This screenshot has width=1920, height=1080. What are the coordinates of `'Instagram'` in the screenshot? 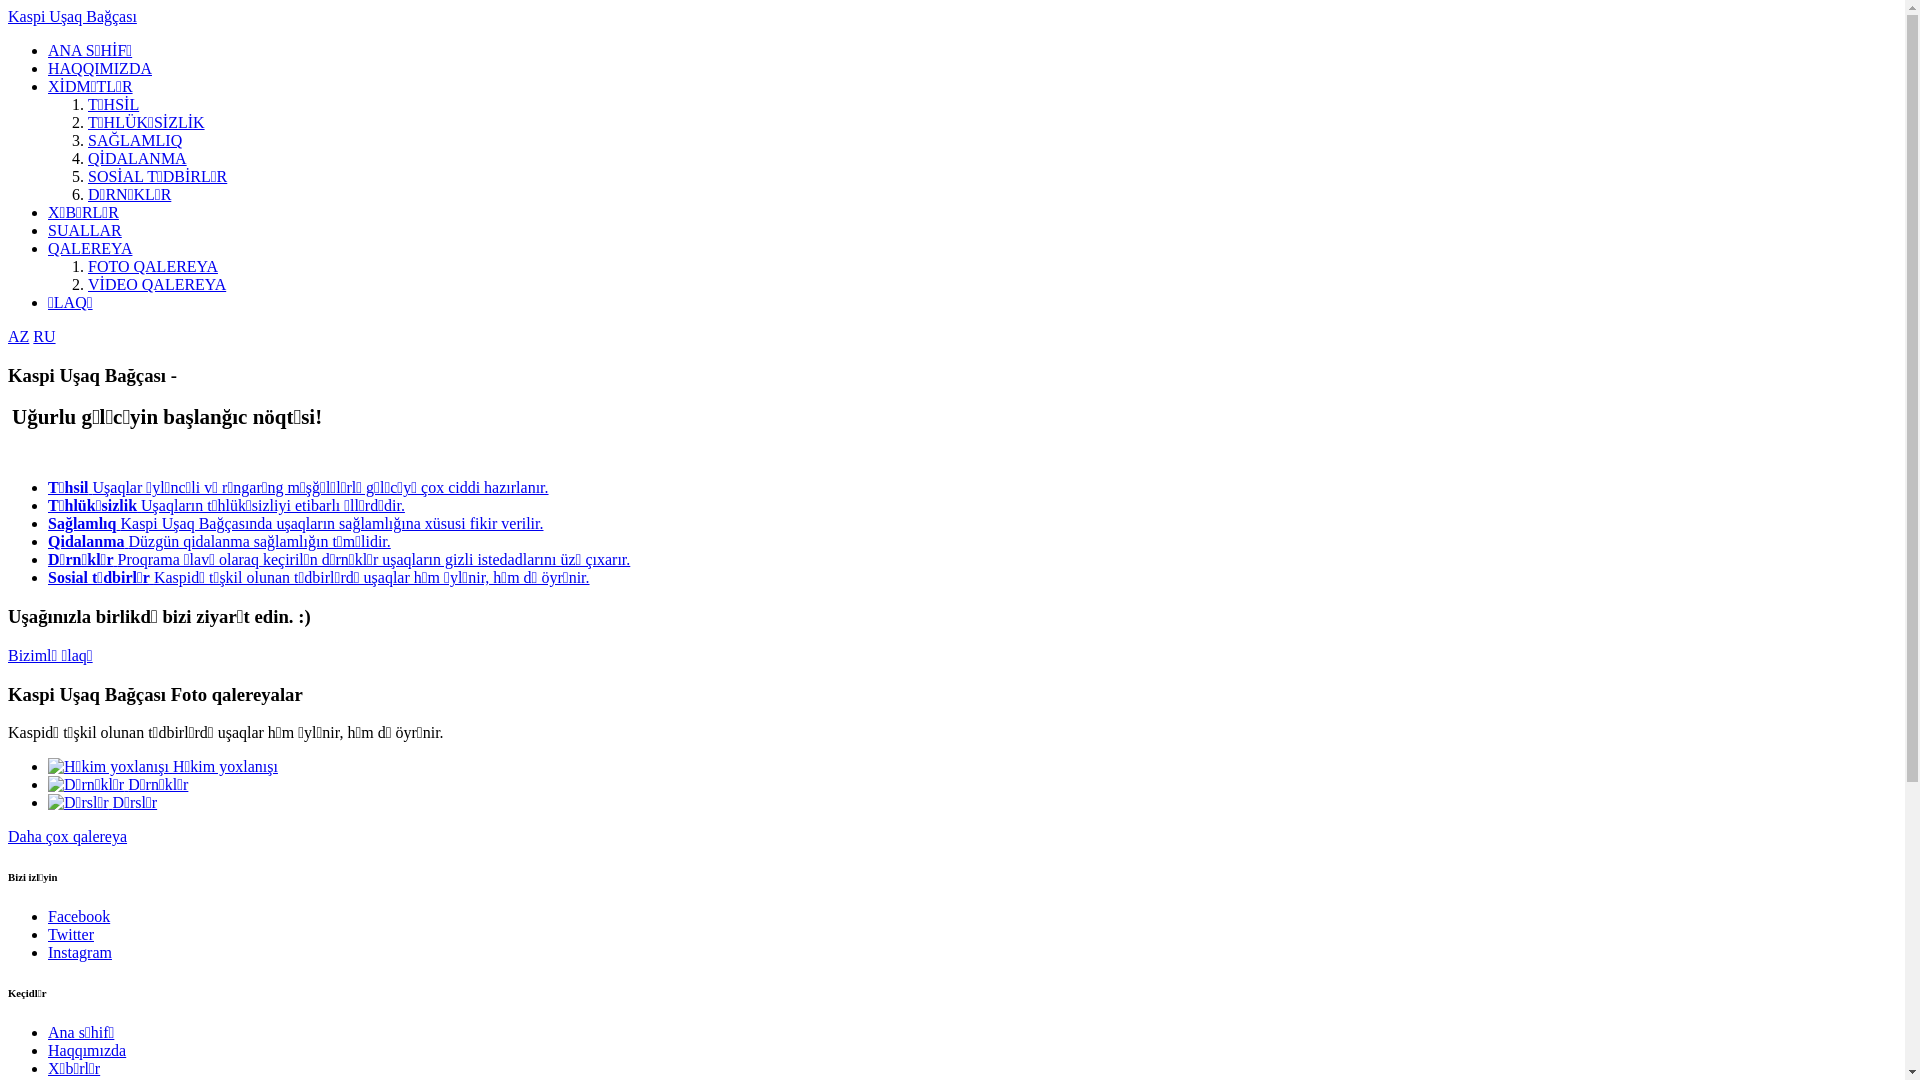 It's located at (48, 951).